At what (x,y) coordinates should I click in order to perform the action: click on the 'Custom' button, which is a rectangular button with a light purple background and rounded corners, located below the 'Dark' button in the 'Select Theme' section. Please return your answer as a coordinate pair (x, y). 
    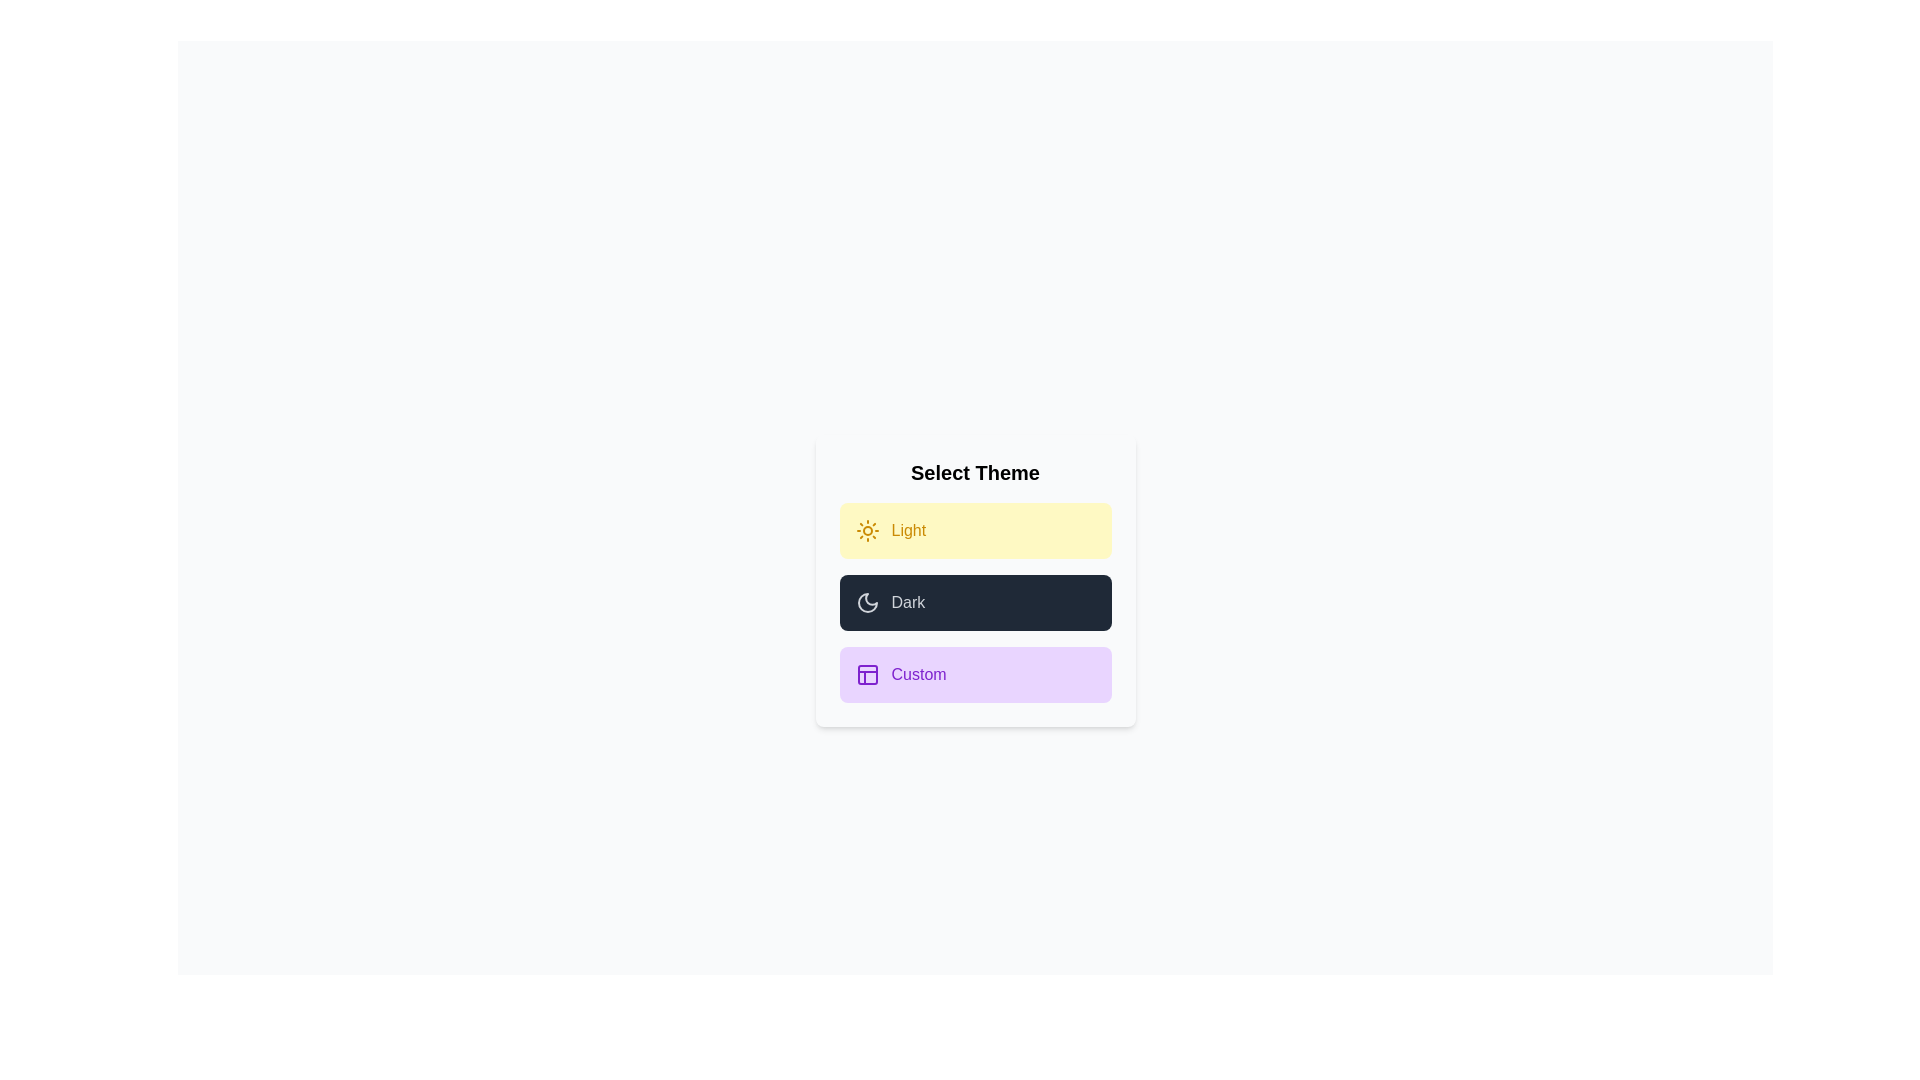
    Looking at the image, I should click on (975, 675).